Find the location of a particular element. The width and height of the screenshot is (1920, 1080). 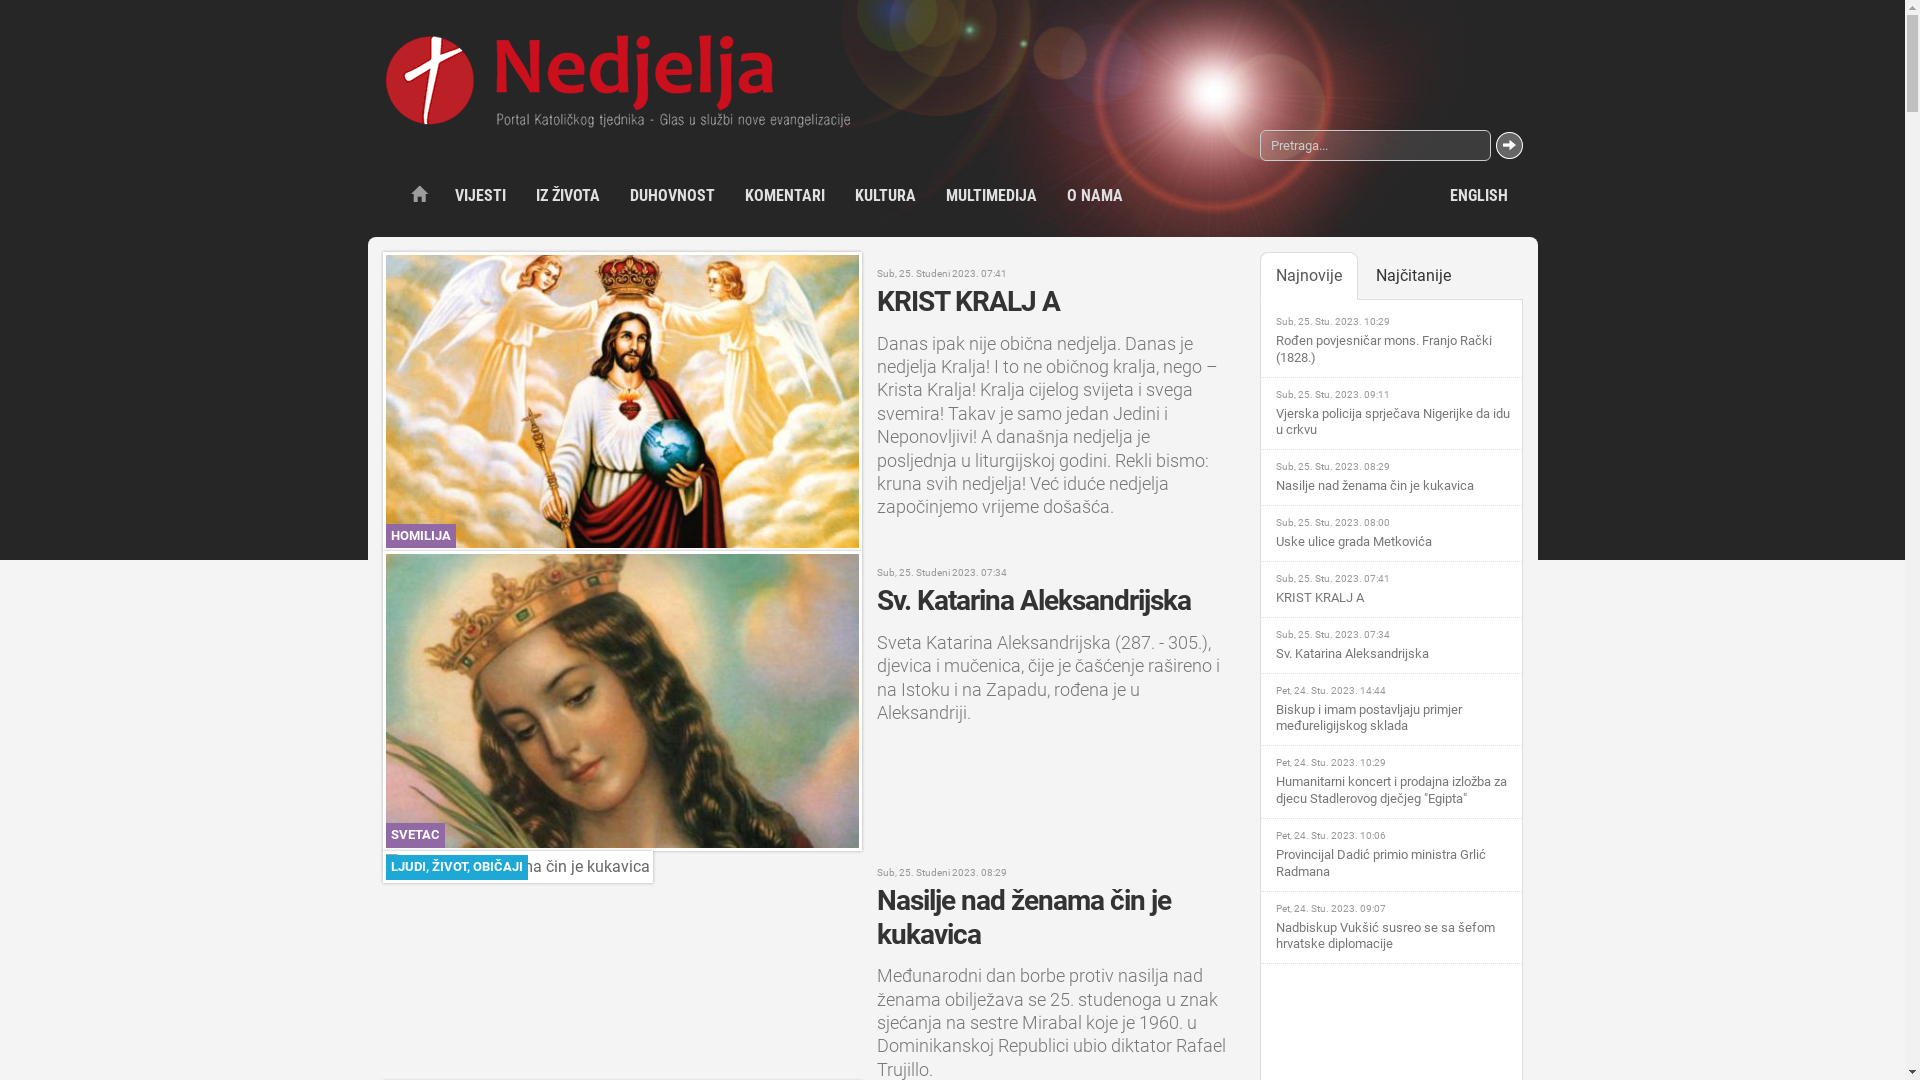

'MULTIMEDIJA' is located at coordinates (990, 196).